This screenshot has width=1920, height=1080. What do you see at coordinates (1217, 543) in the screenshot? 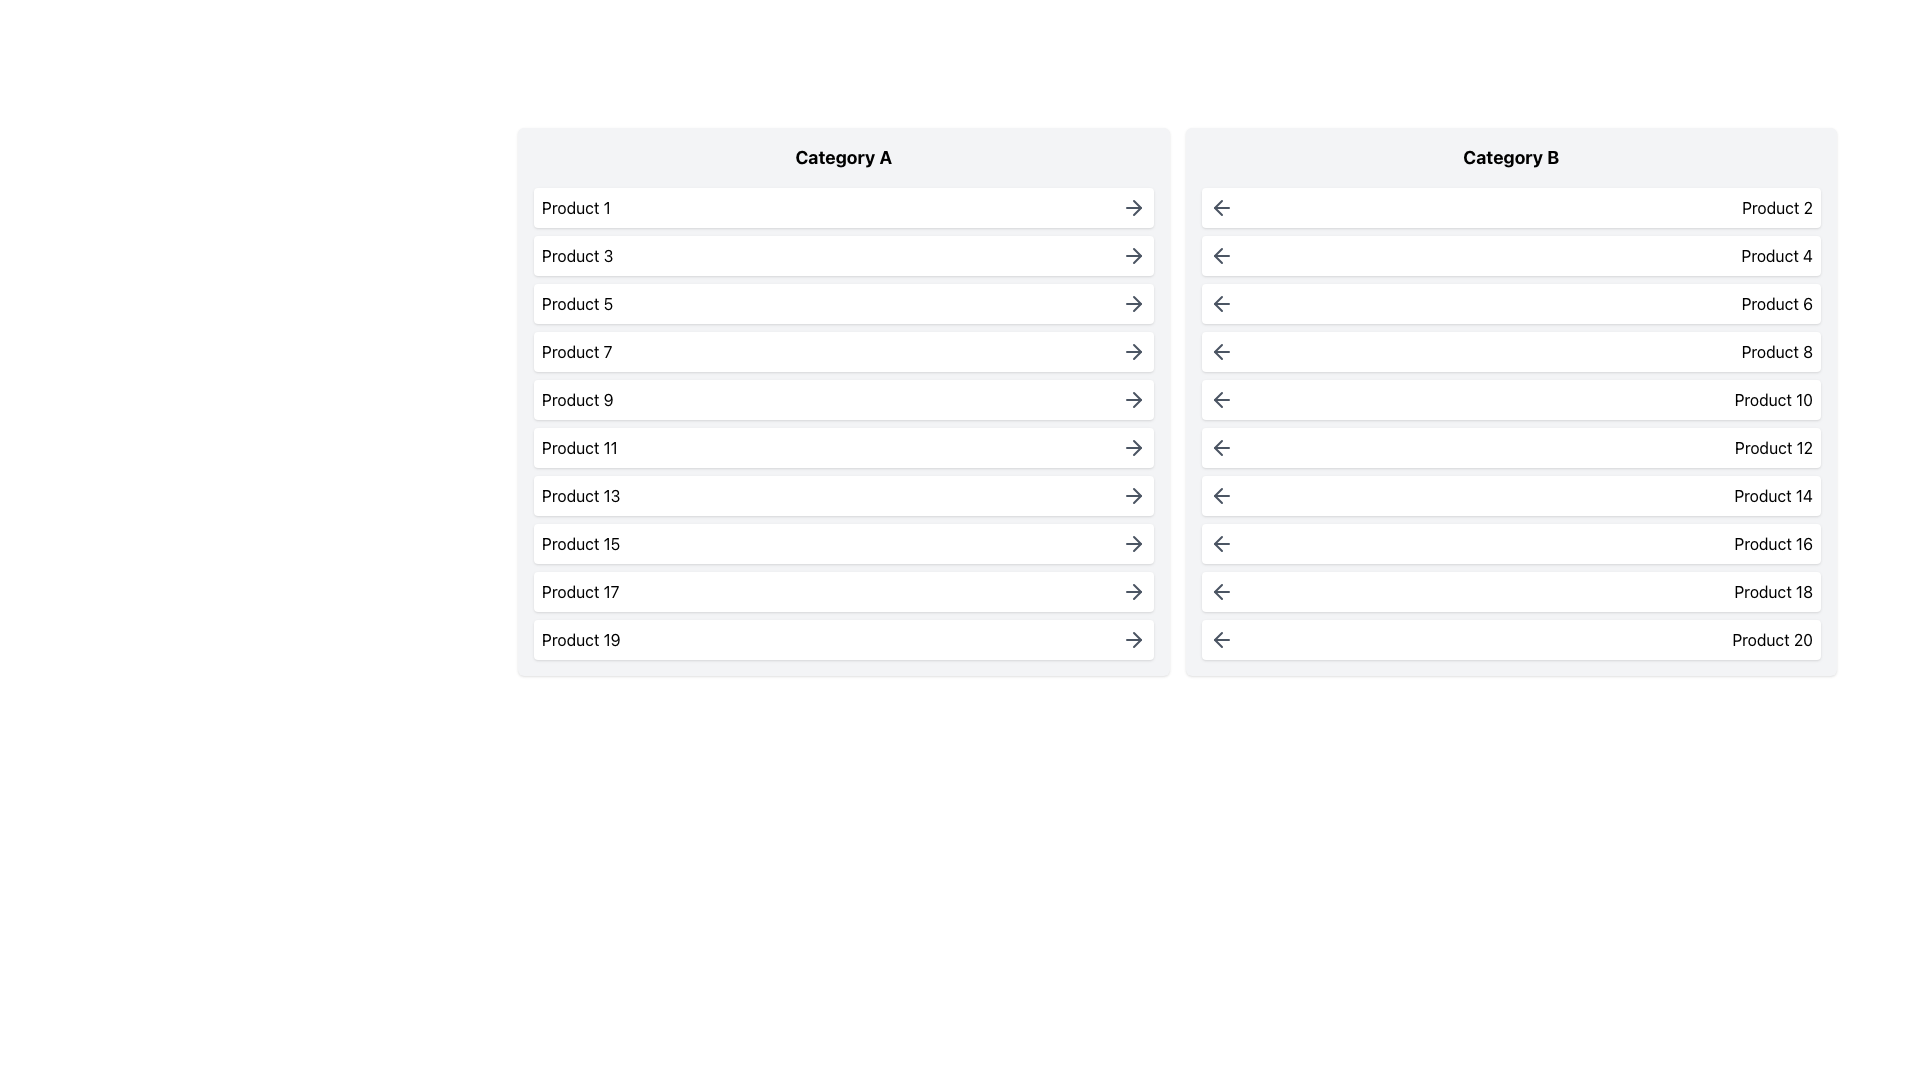
I see `the leftward navigation icon located in the right panel under 'Category B' section, next to 'Product 16'` at bounding box center [1217, 543].